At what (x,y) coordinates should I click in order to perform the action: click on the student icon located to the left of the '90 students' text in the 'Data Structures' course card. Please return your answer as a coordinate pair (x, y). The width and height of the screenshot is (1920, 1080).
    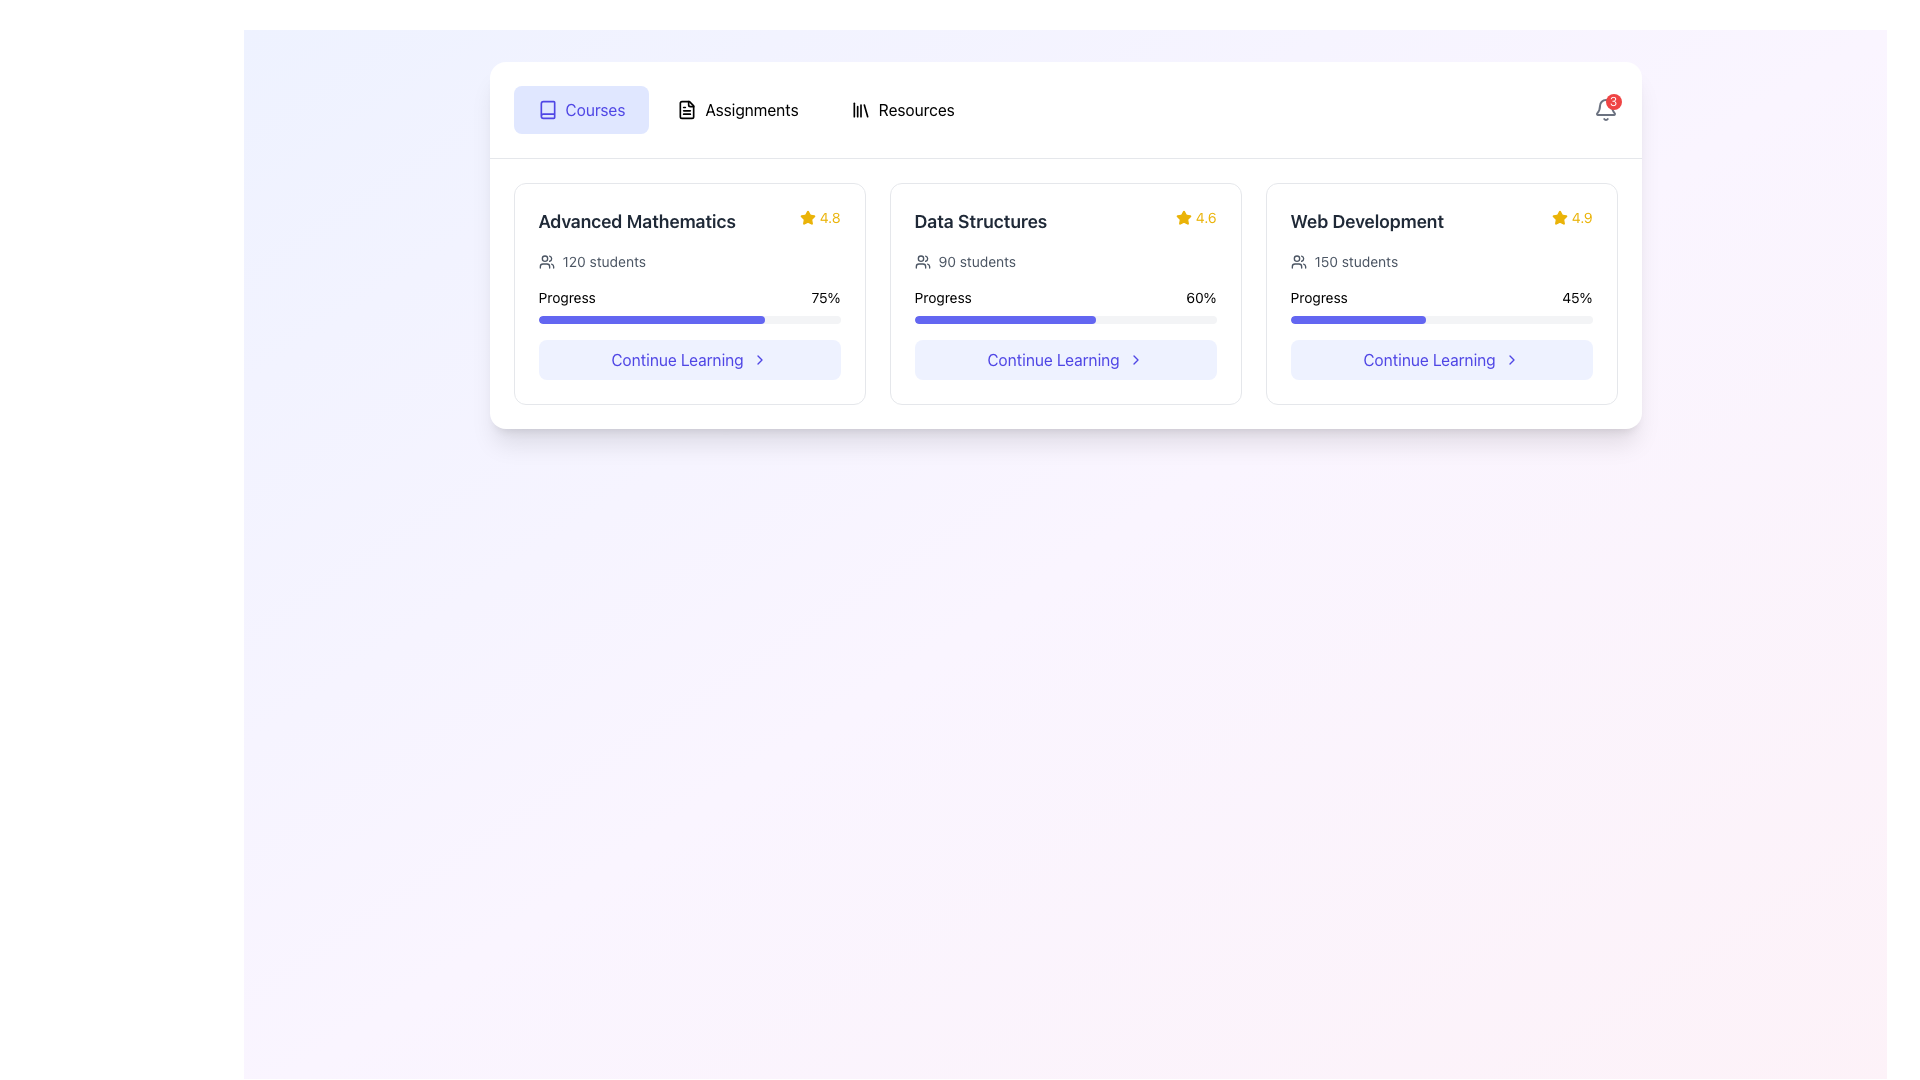
    Looking at the image, I should click on (921, 261).